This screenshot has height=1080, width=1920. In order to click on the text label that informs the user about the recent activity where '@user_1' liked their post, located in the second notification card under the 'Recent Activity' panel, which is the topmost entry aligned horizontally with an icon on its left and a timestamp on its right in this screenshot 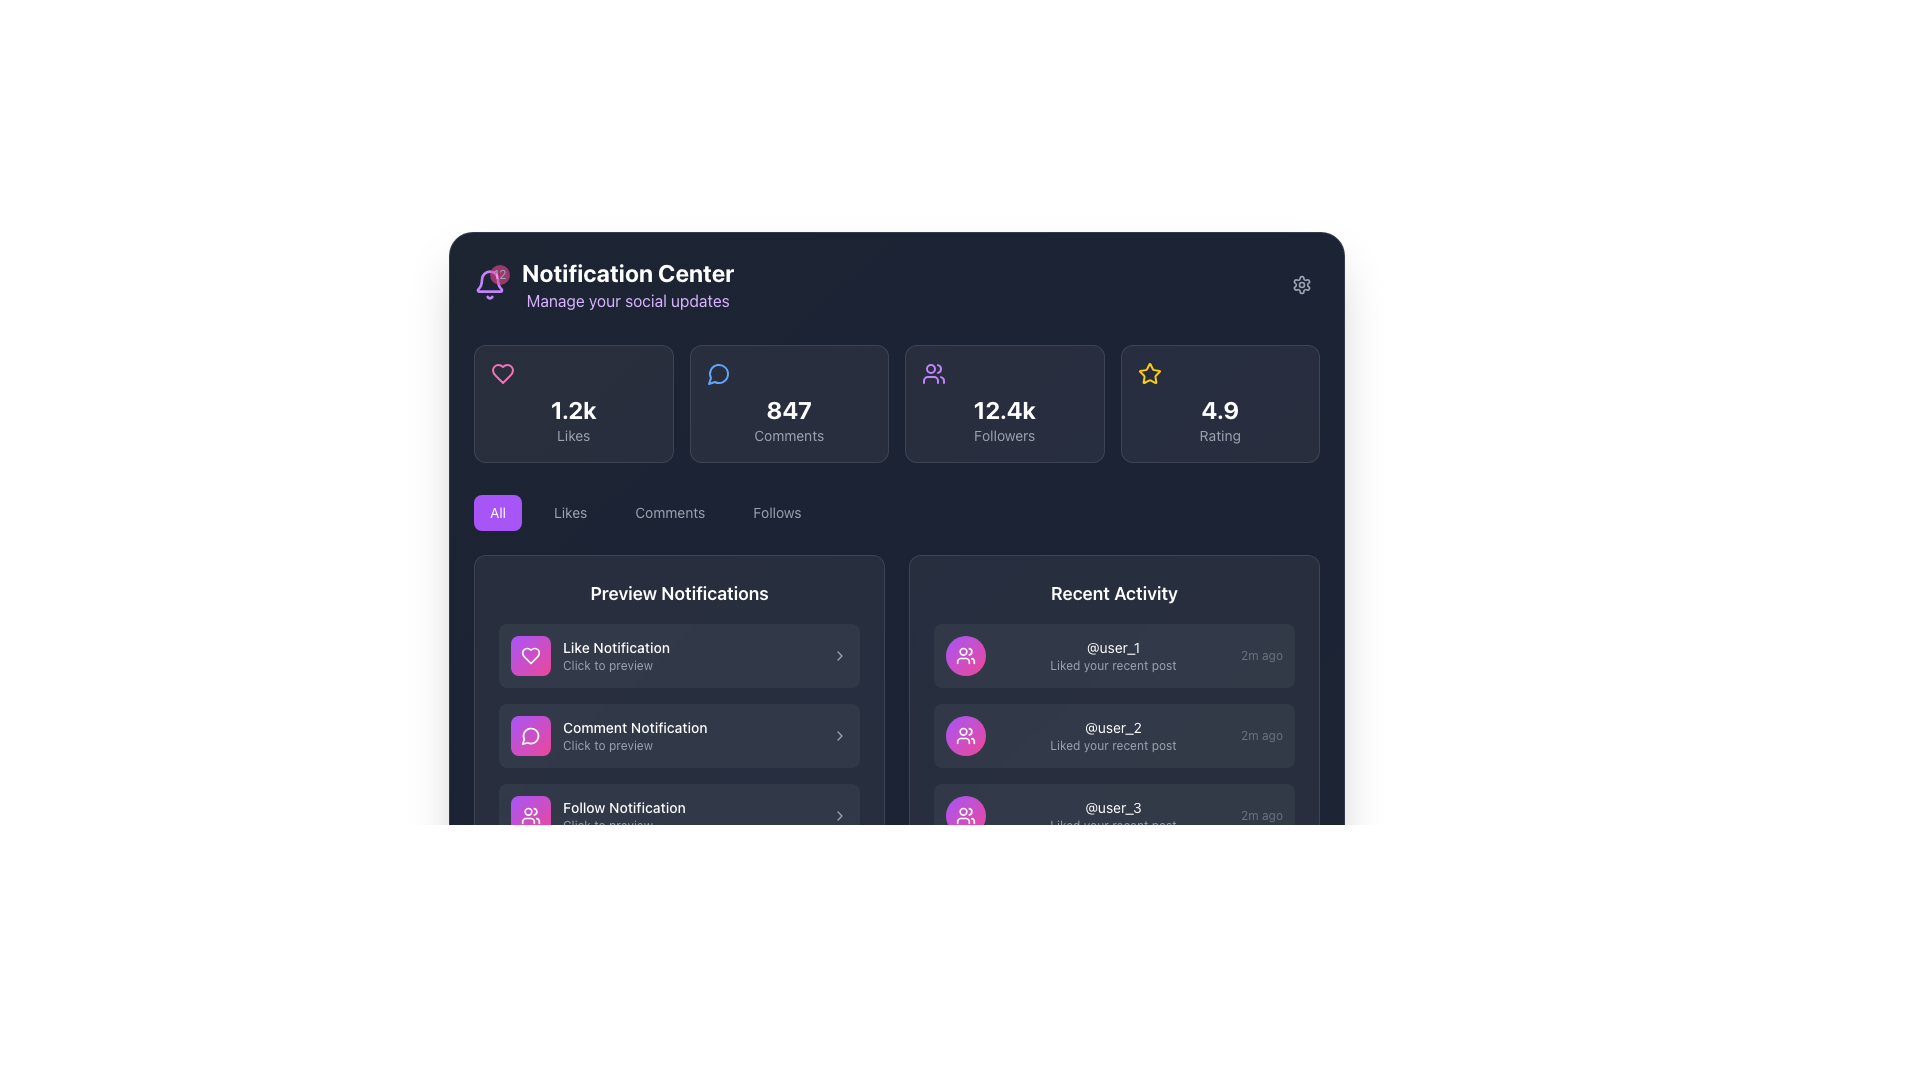, I will do `click(1112, 655)`.